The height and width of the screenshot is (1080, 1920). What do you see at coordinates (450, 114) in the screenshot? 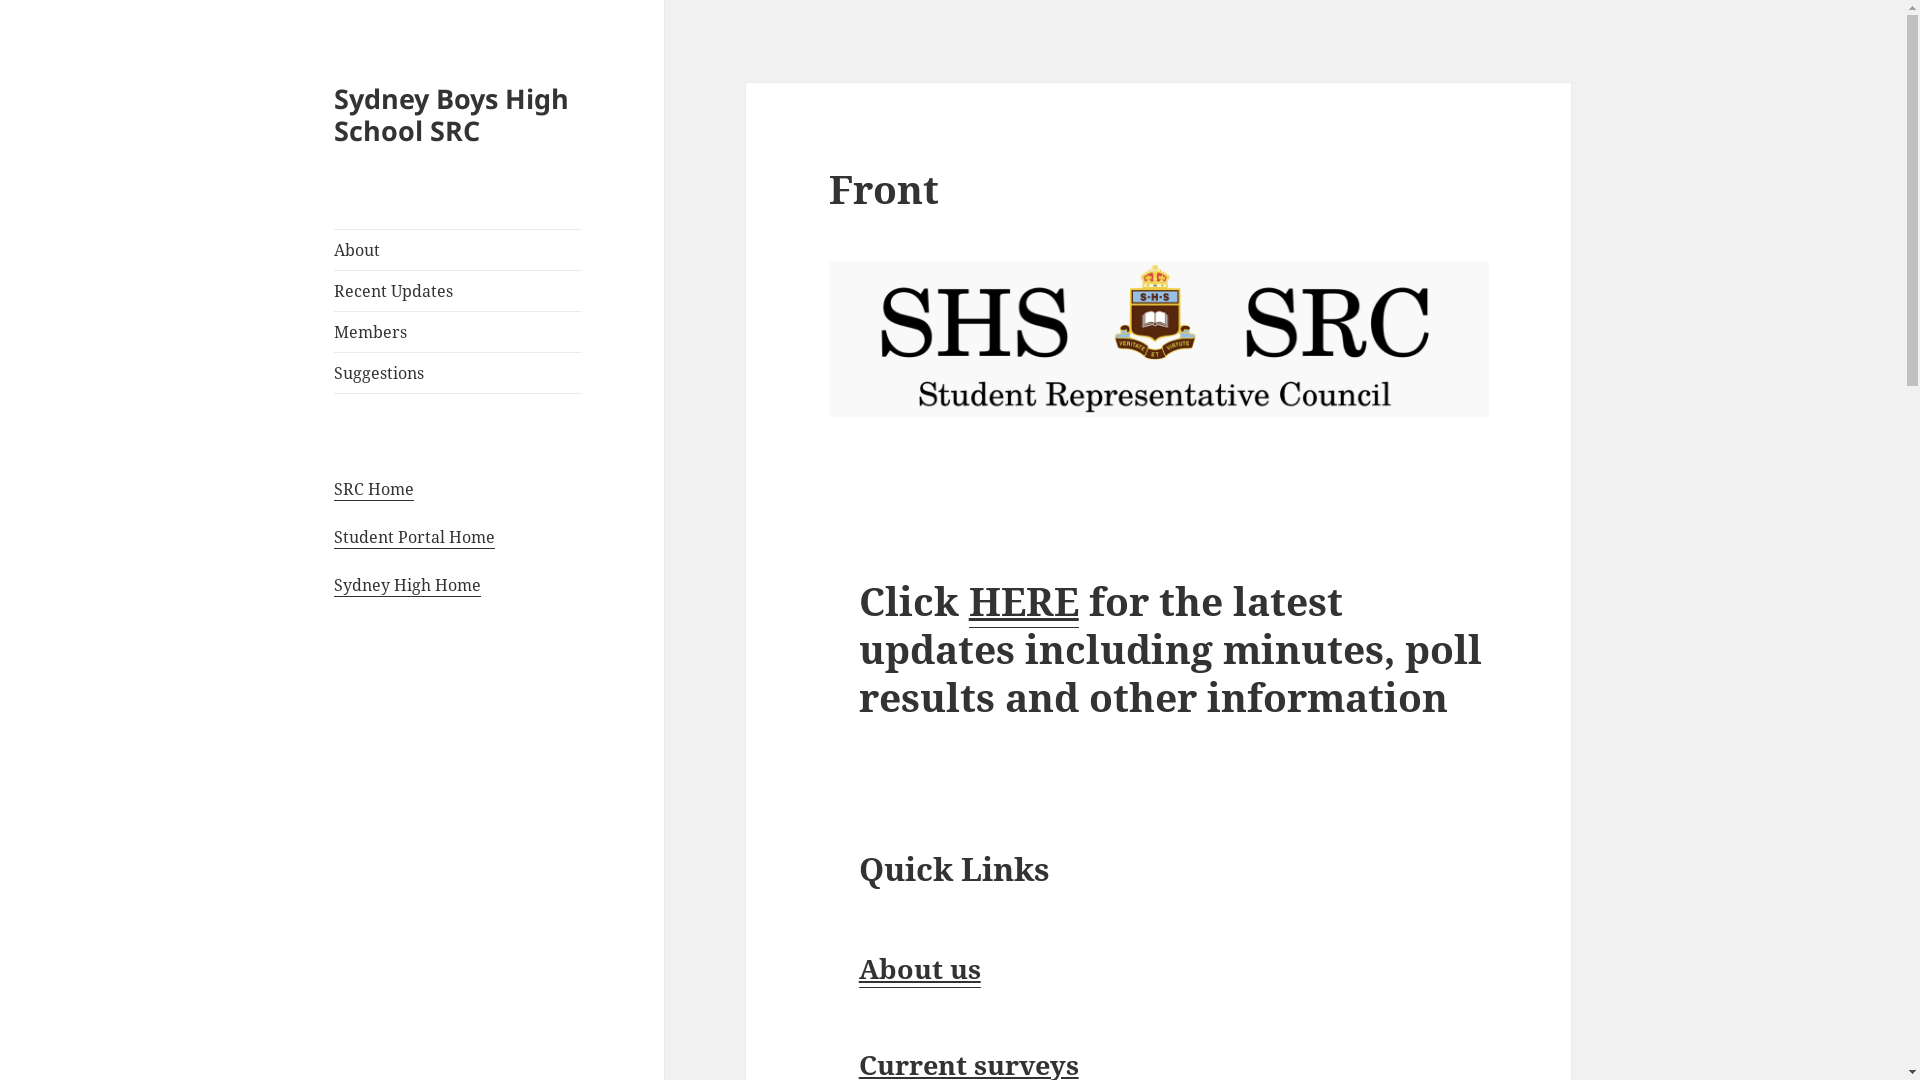
I see `'Sydney Boys High School SRC'` at bounding box center [450, 114].